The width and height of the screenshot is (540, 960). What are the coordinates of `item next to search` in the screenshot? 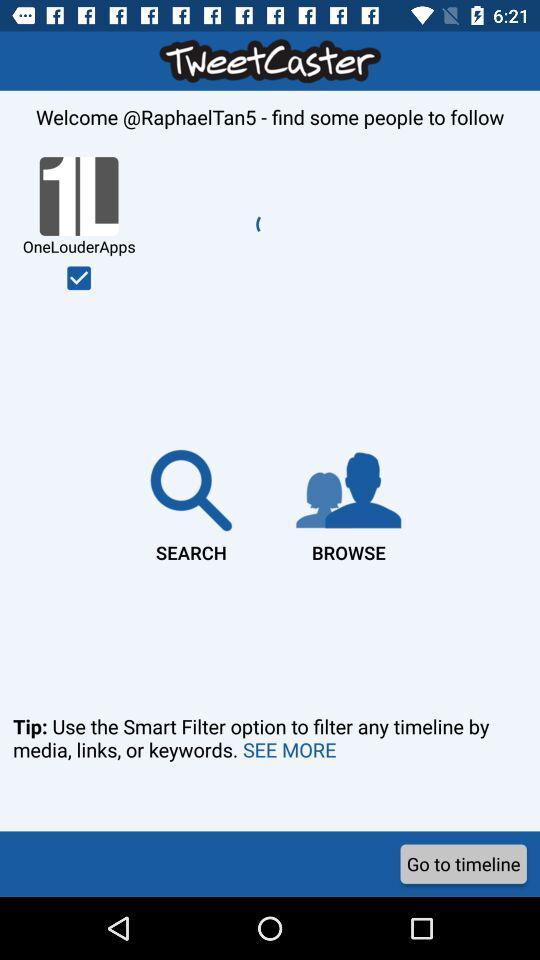 It's located at (347, 501).